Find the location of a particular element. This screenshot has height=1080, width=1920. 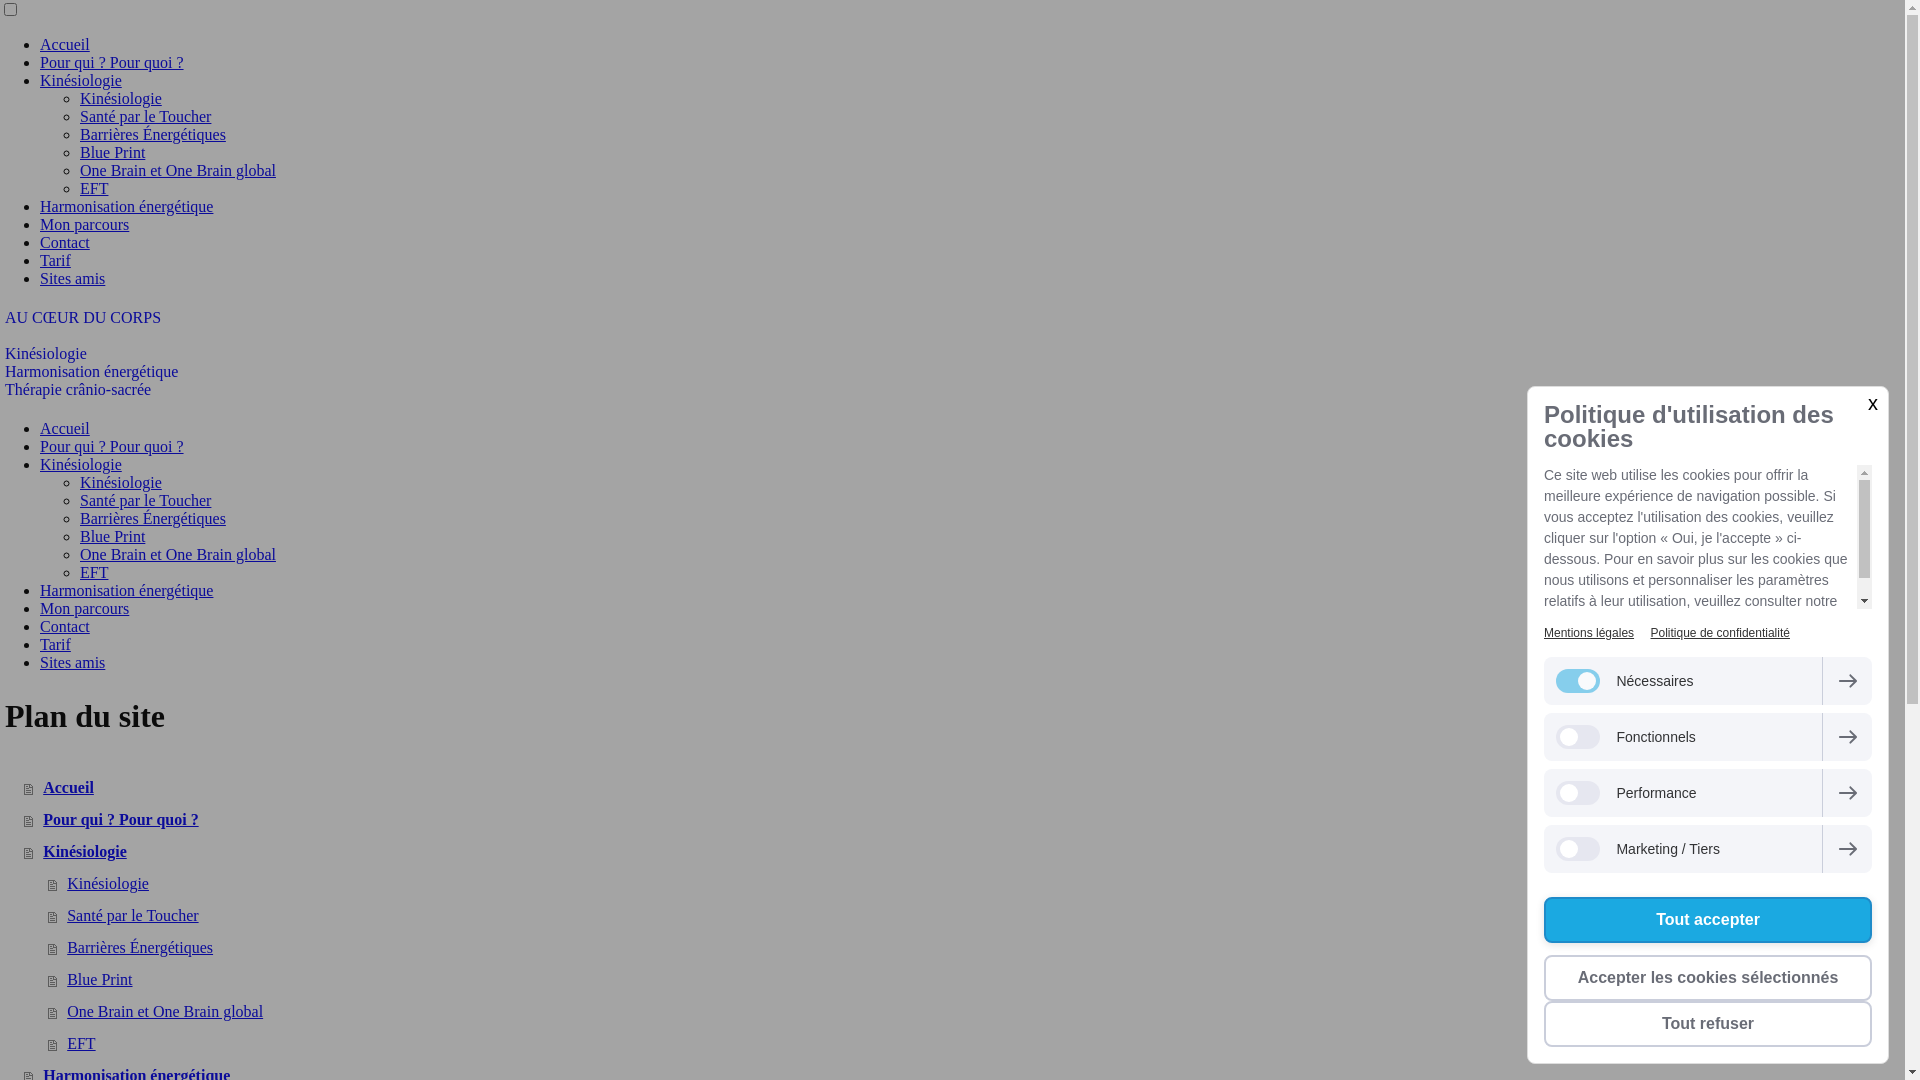

'Tout refuser' is located at coordinates (1707, 1023).